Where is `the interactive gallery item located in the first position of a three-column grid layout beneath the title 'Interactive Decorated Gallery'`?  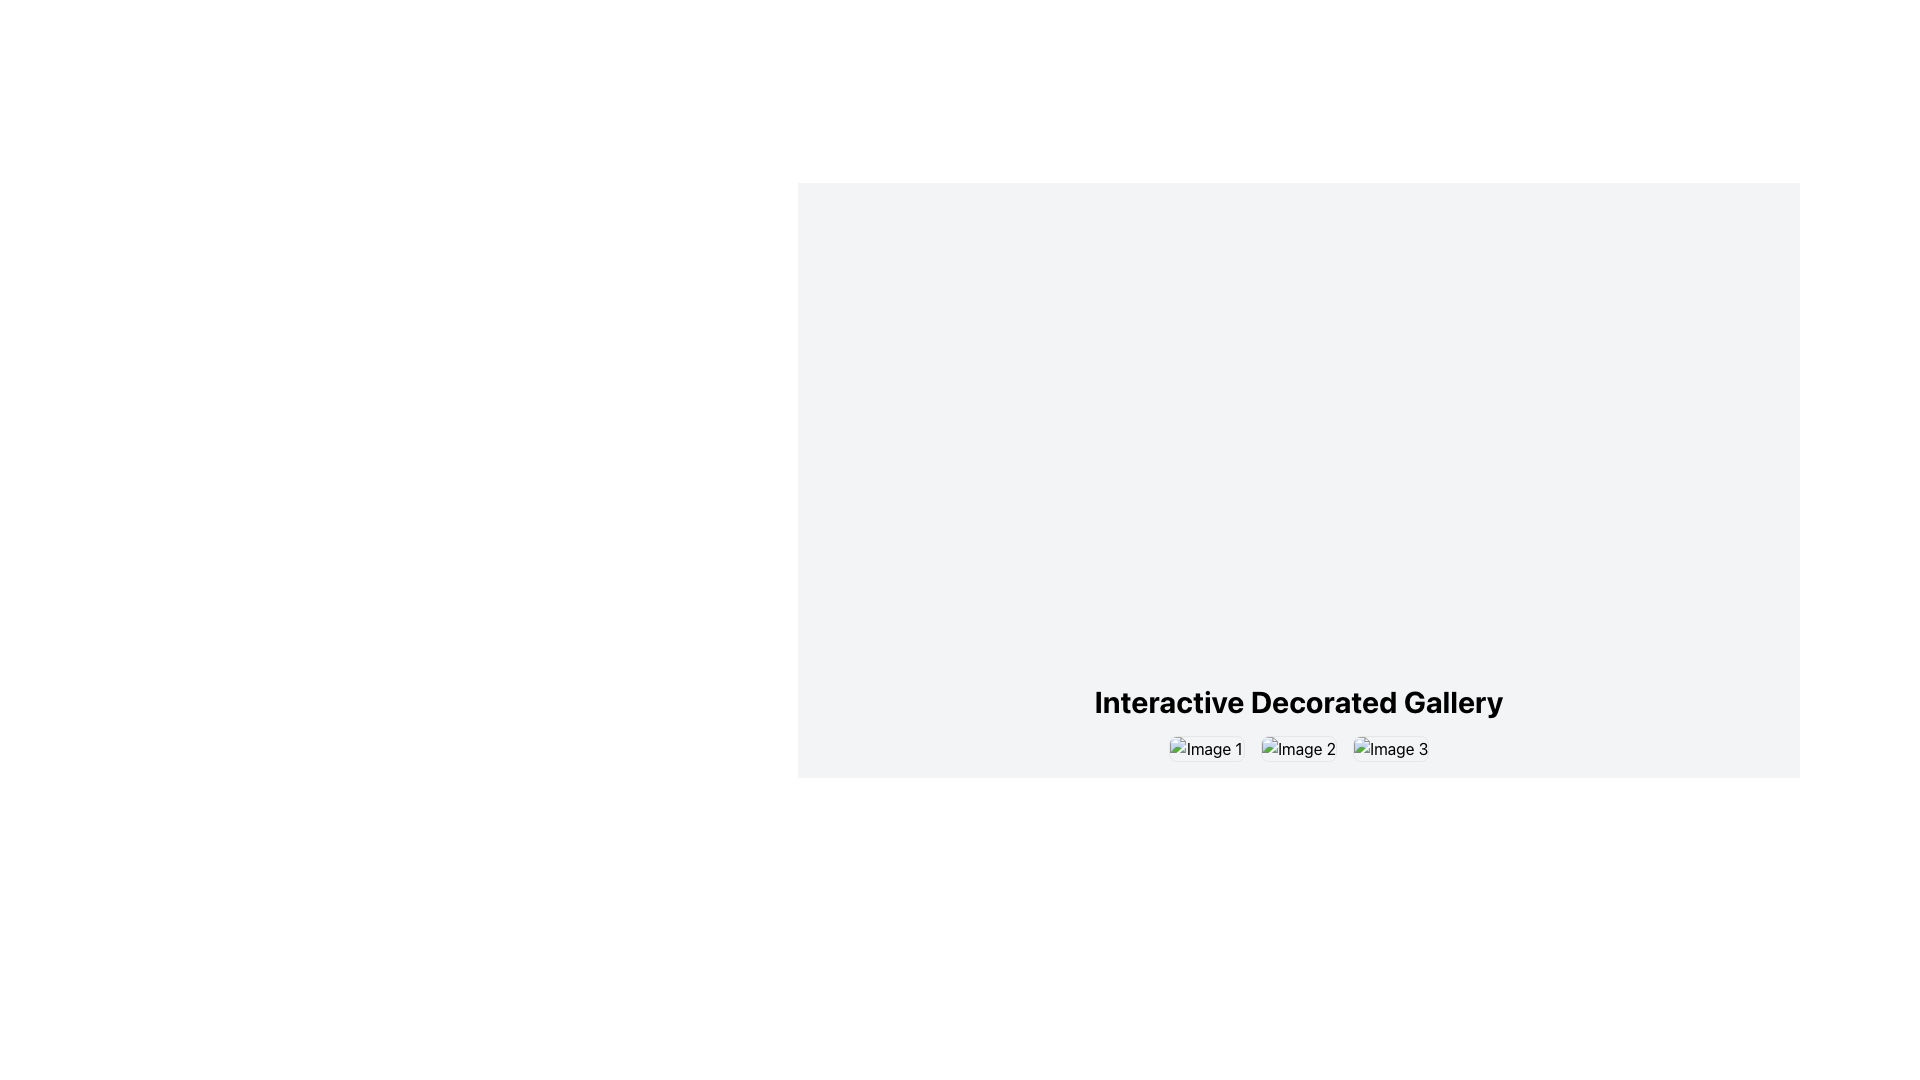 the interactive gallery item located in the first position of a three-column grid layout beneath the title 'Interactive Decorated Gallery' is located at coordinates (1205, 748).